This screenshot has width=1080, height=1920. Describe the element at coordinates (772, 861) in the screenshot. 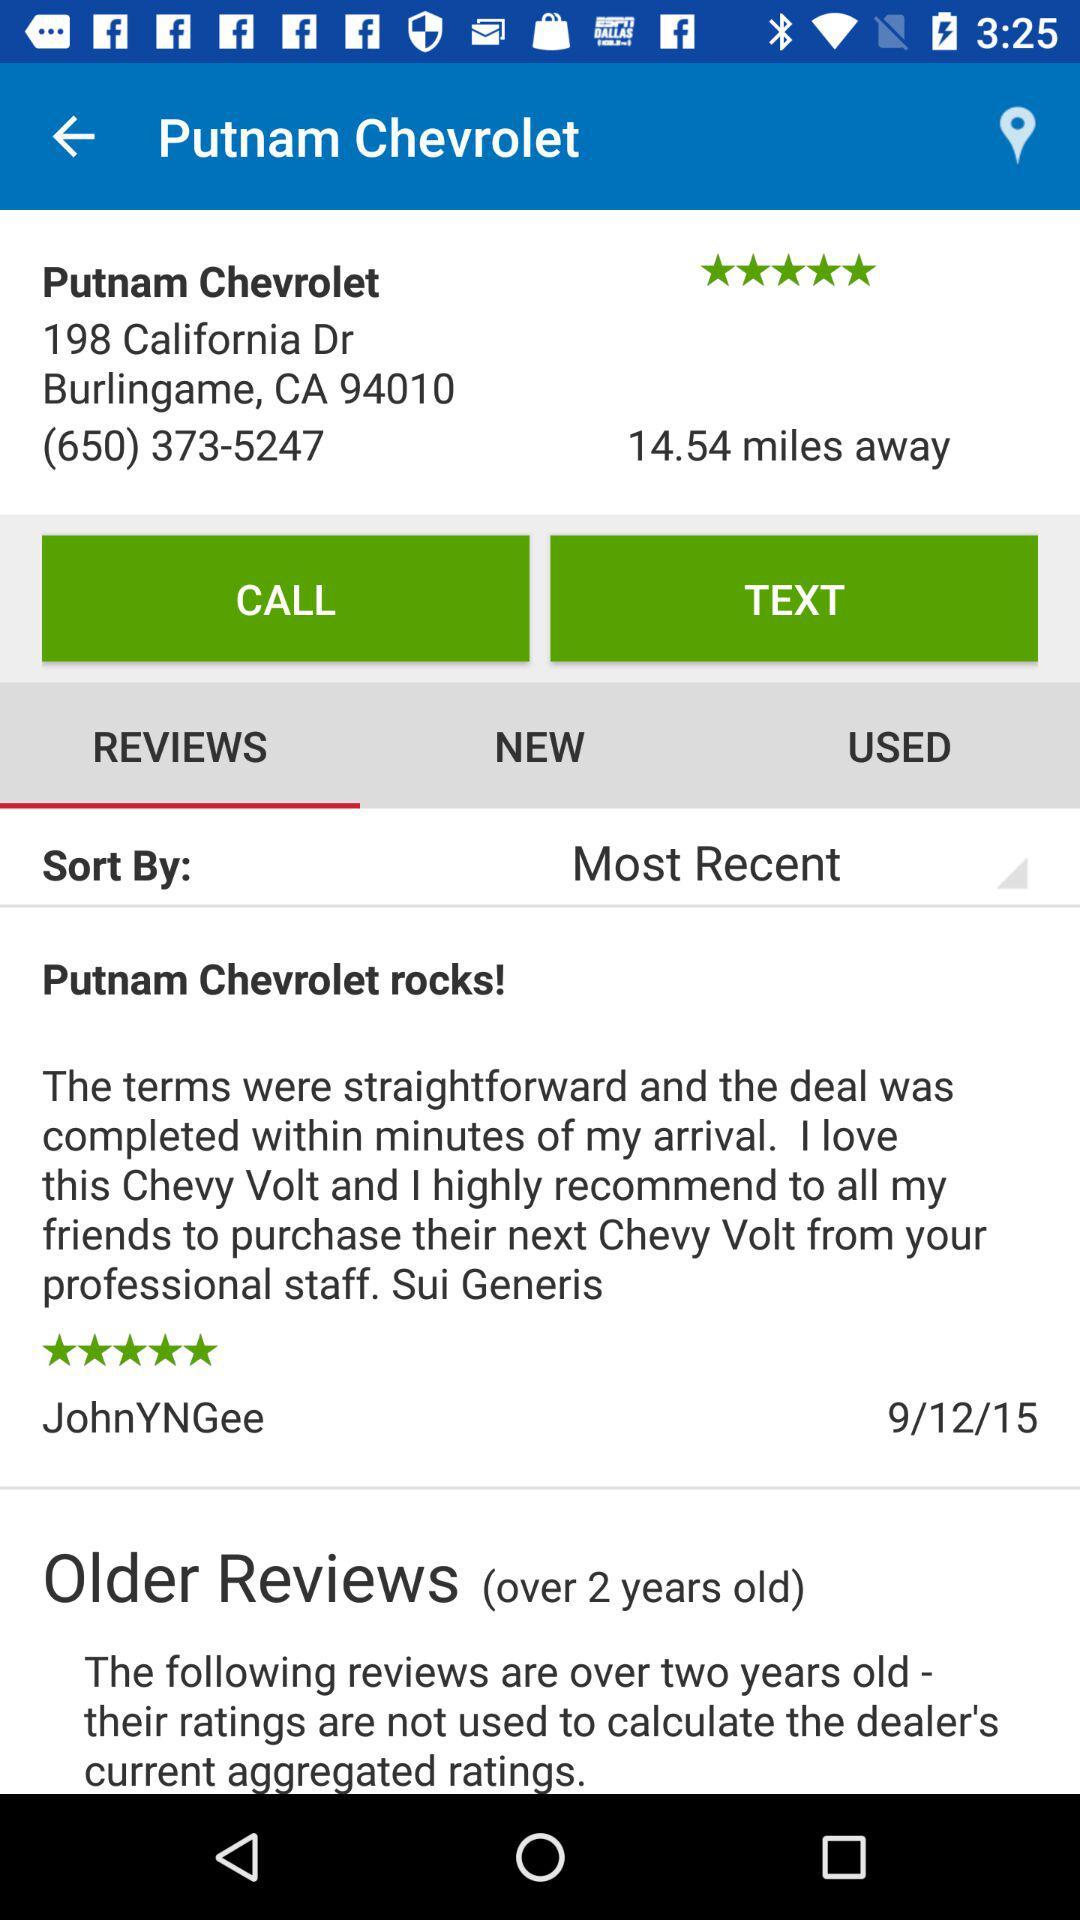

I see `the icon below new icon` at that location.